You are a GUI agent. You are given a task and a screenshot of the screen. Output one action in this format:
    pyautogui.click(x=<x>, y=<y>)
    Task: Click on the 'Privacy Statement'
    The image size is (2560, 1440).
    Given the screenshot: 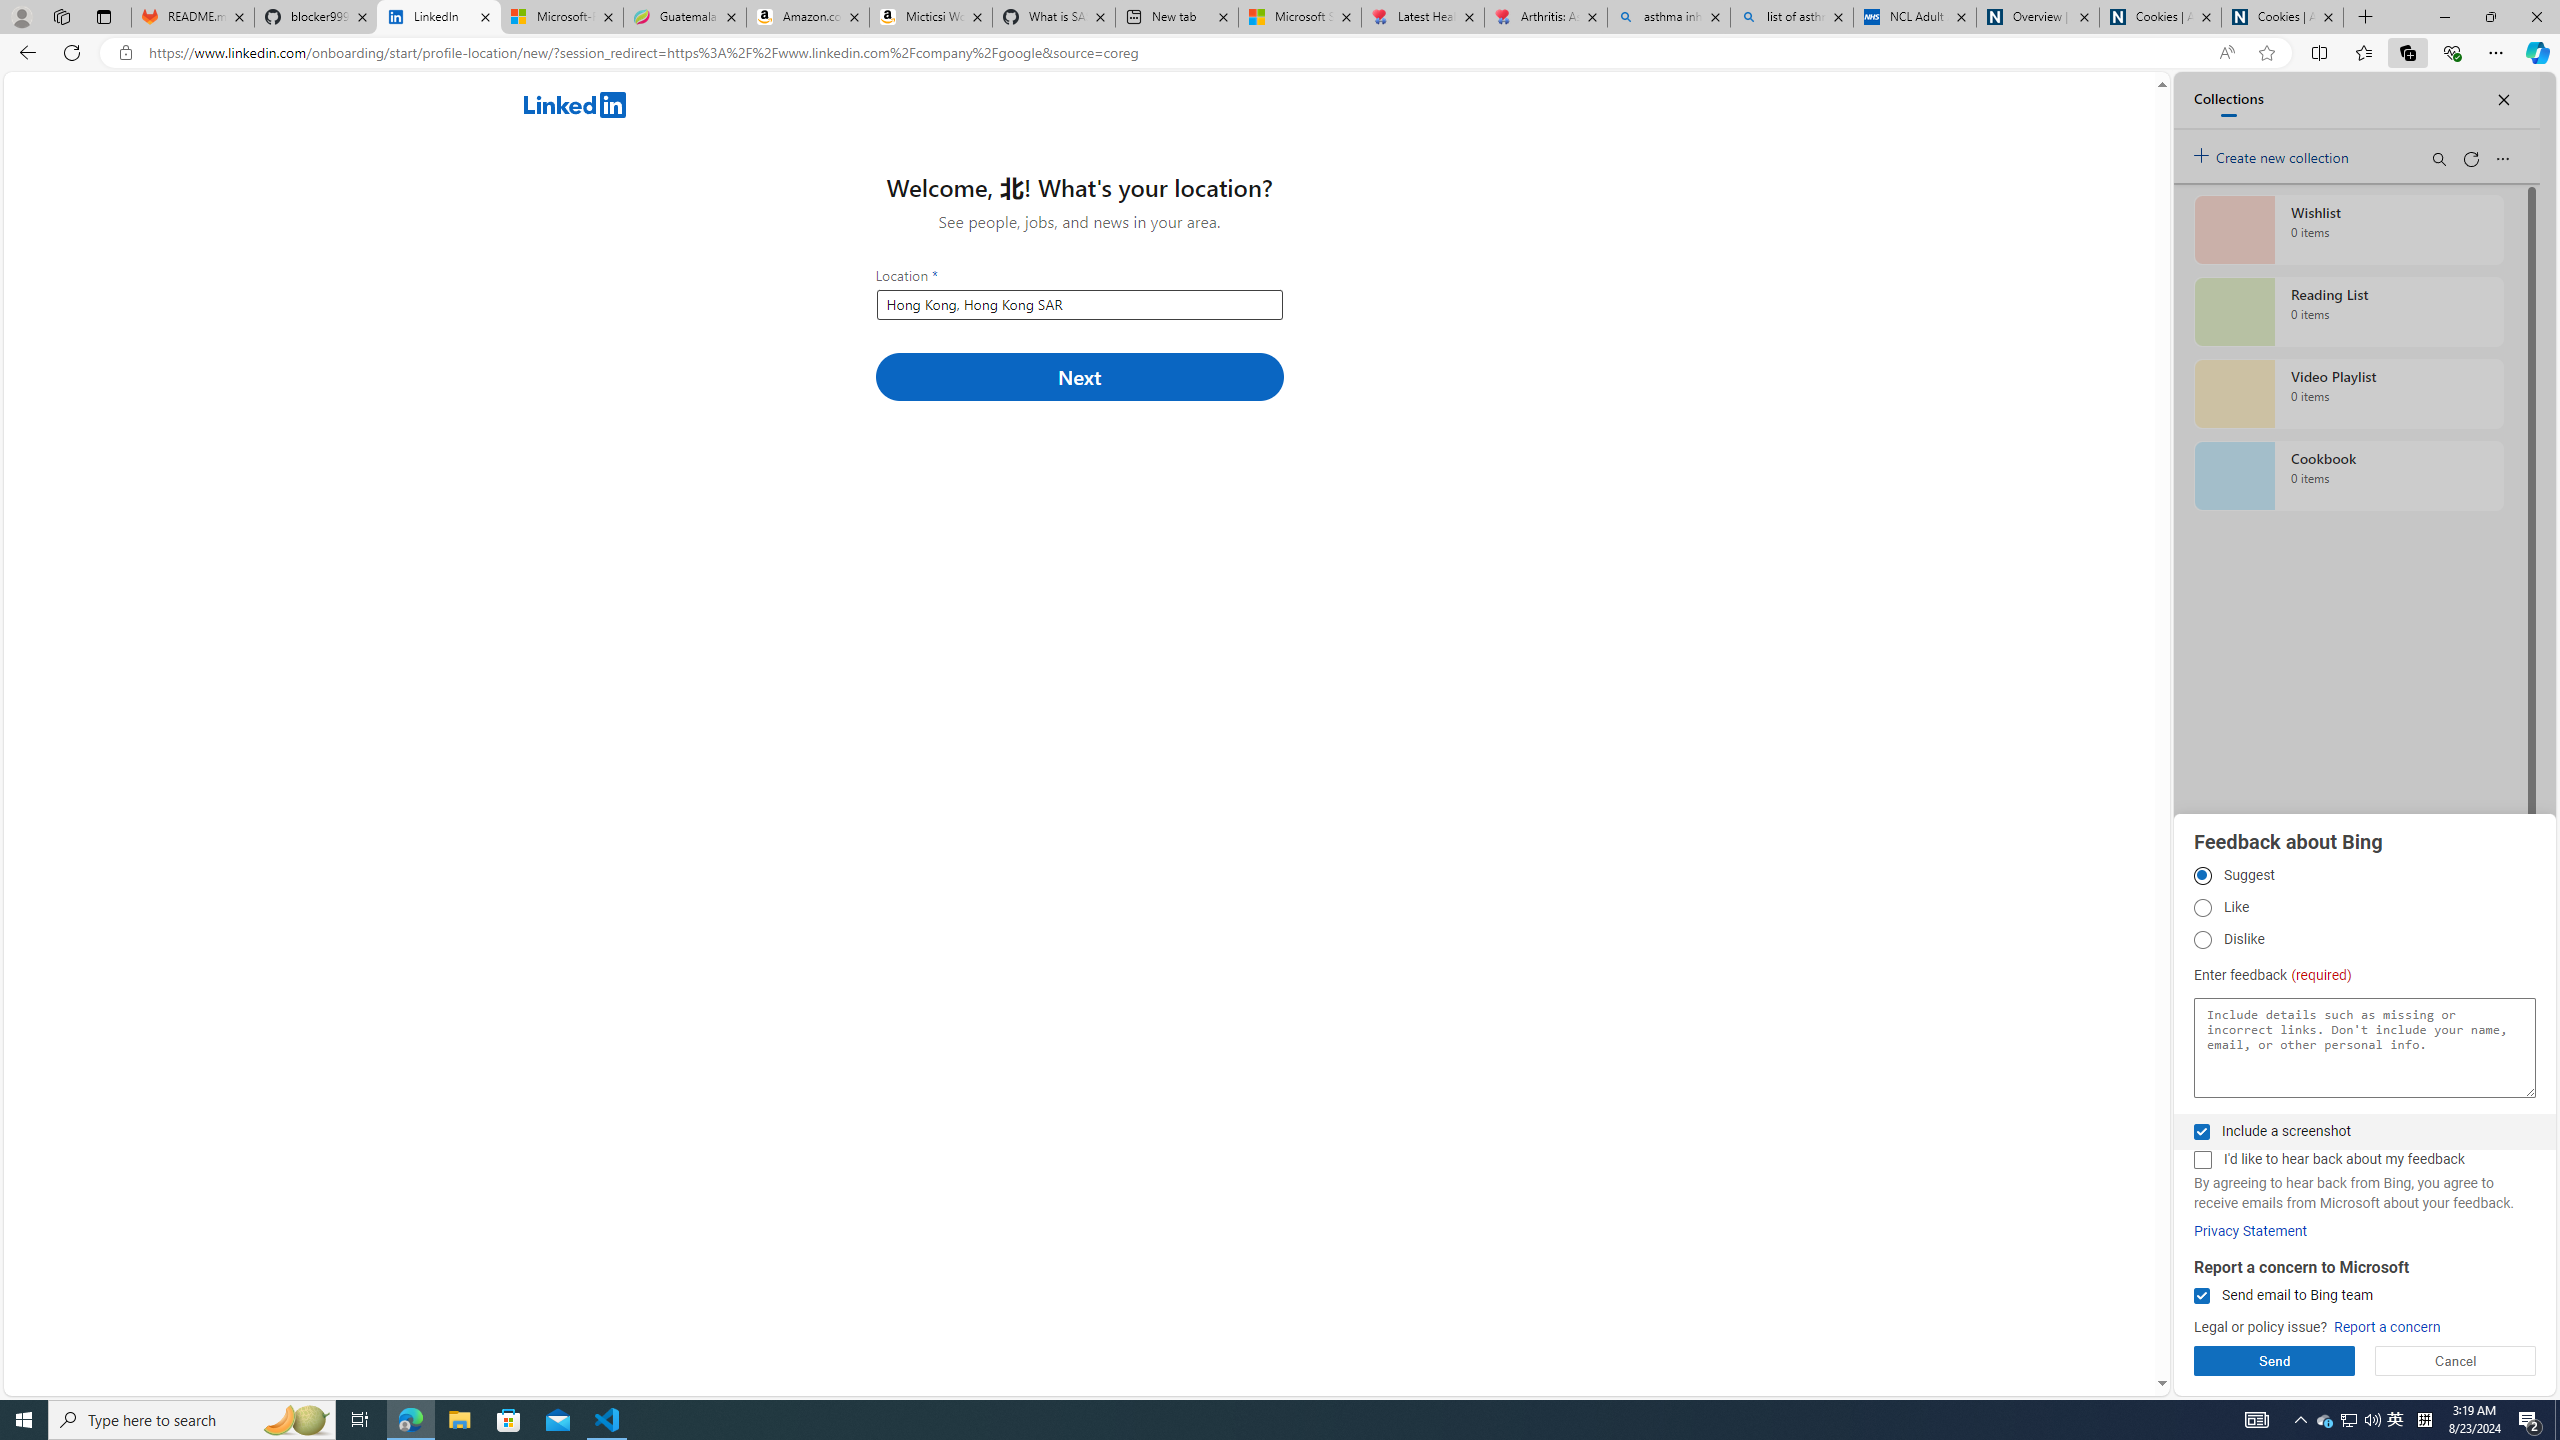 What is the action you would take?
    pyautogui.click(x=2250, y=1230)
    